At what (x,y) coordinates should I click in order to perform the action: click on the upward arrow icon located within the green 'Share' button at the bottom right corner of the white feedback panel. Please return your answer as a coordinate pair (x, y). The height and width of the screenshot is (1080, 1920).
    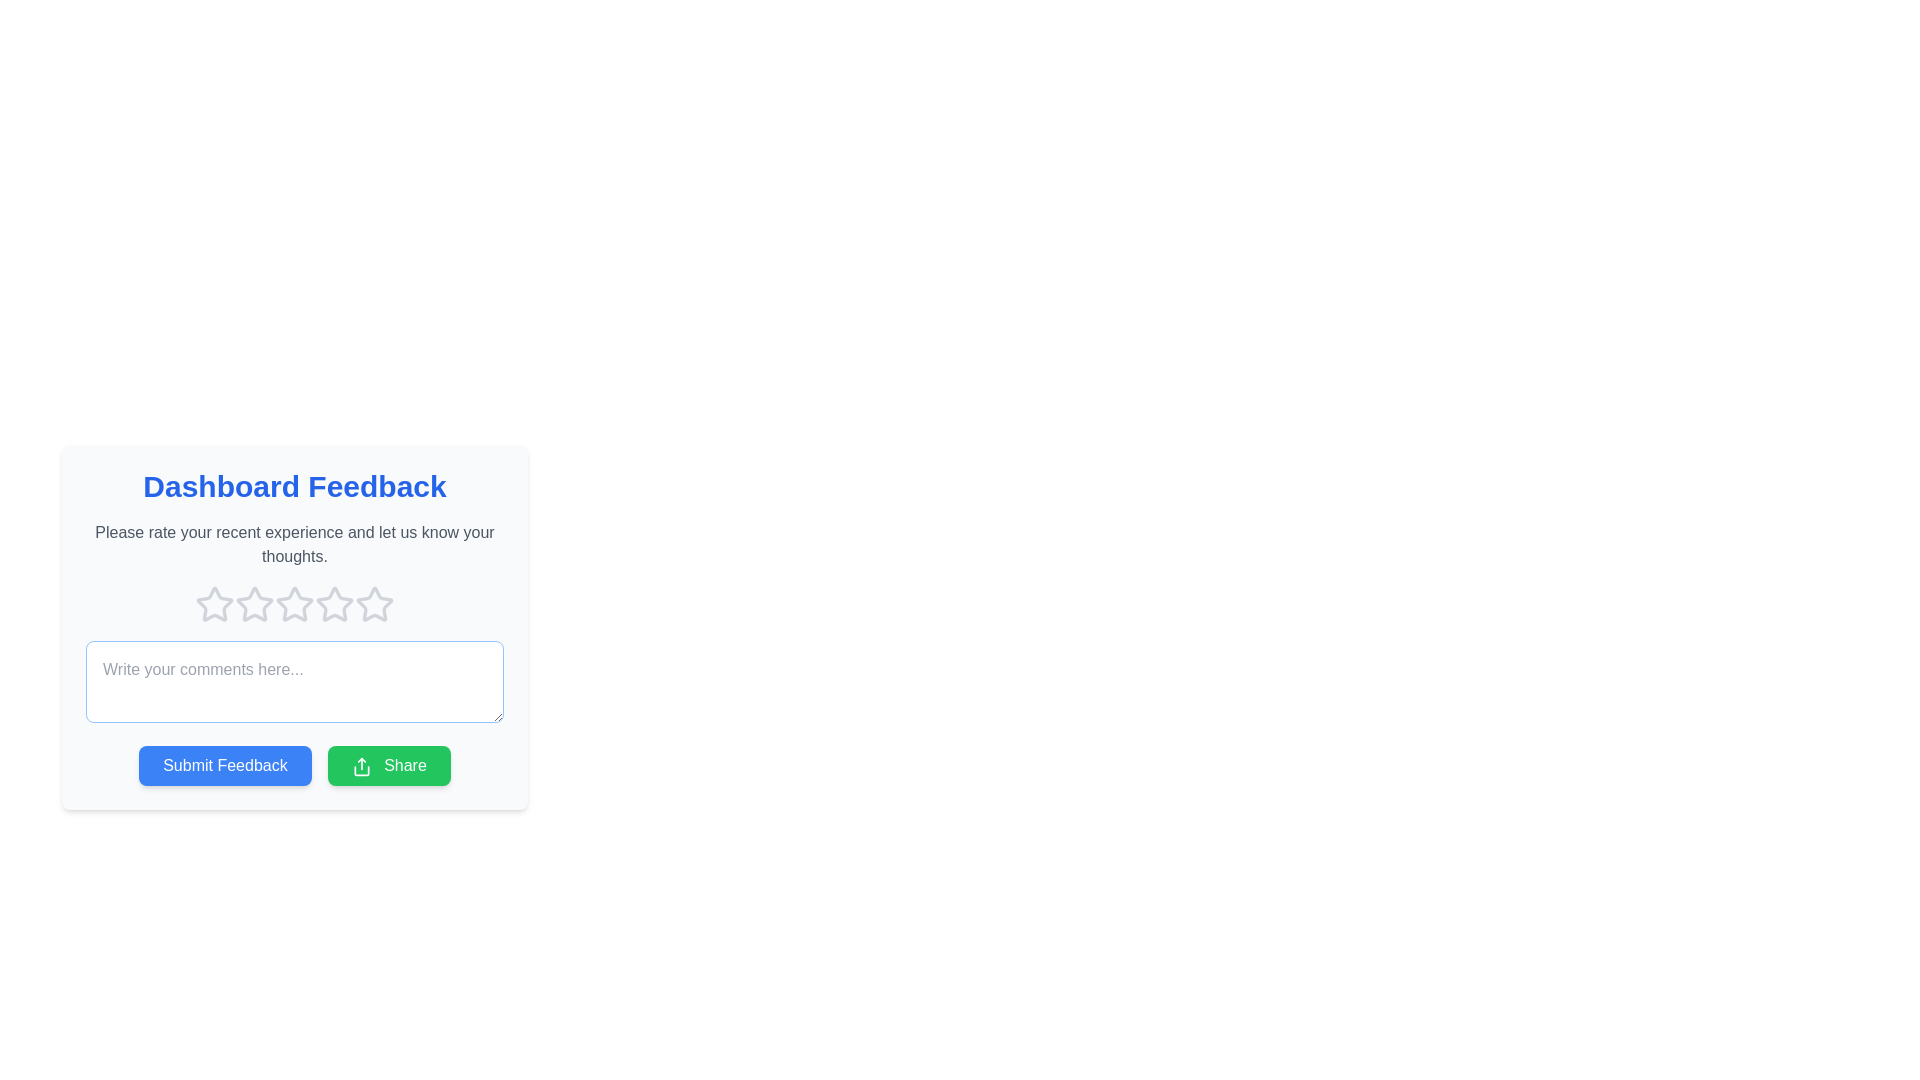
    Looking at the image, I should click on (361, 765).